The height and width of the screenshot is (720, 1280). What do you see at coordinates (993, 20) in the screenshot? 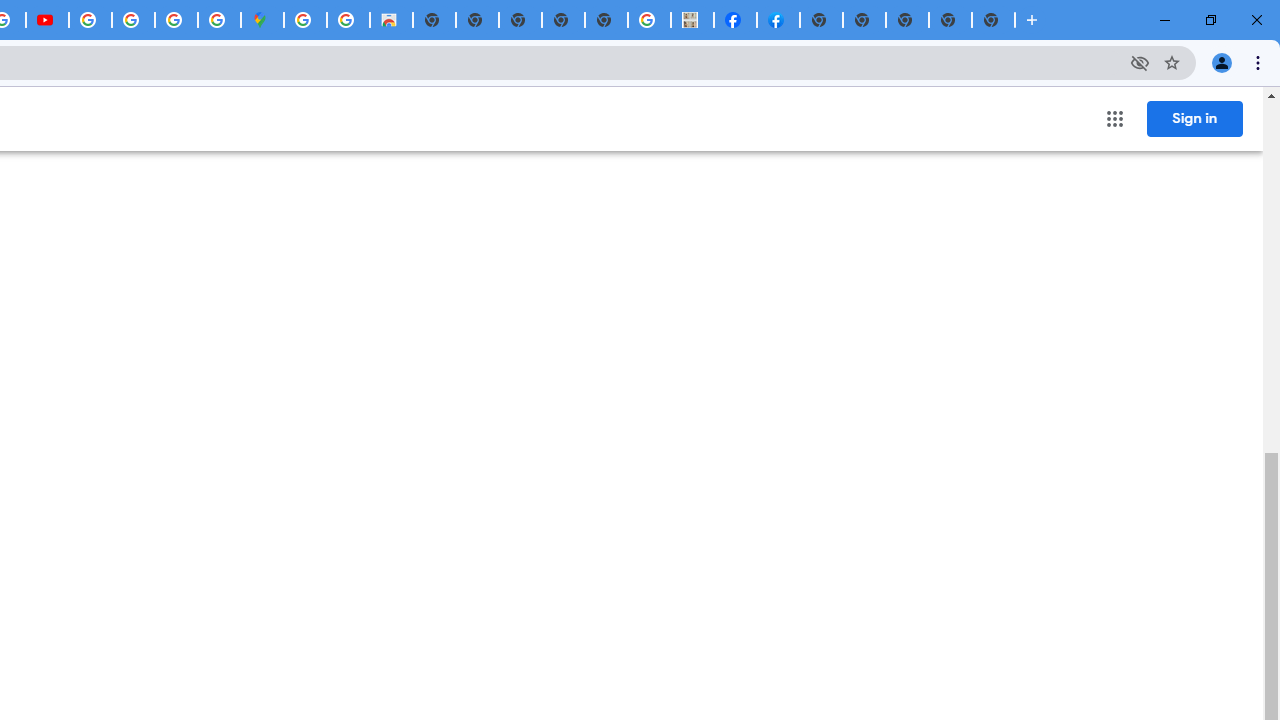
I see `'New Tab'` at bounding box center [993, 20].